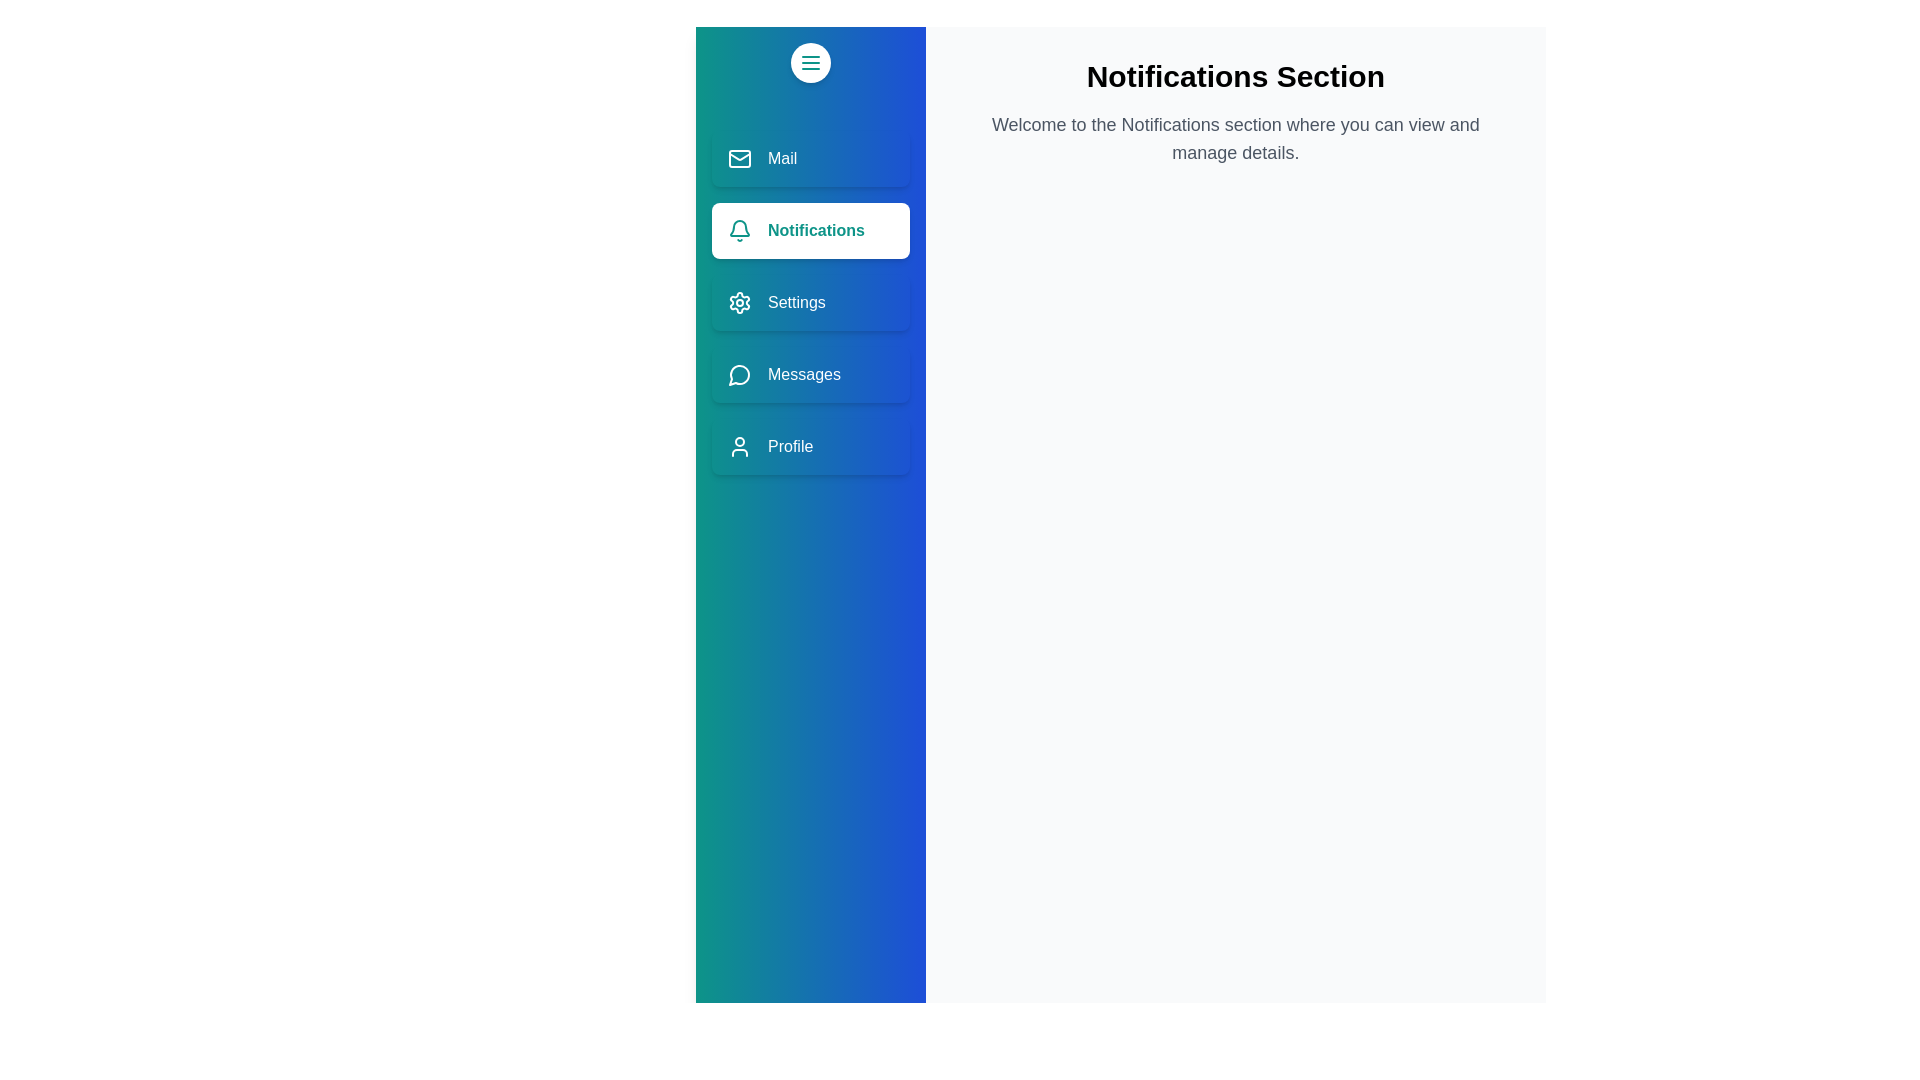  I want to click on the section Settings from the sidebar, so click(810, 303).